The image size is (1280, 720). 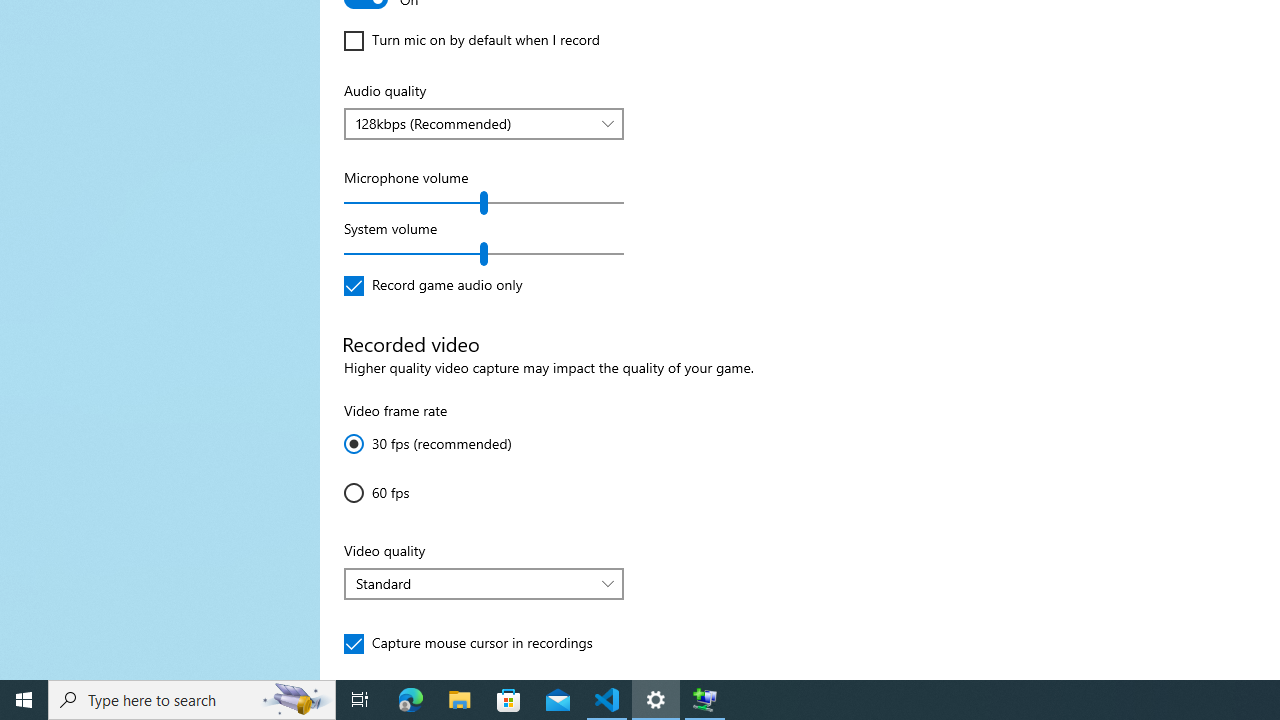 What do you see at coordinates (432, 285) in the screenshot?
I see `'Record game audio only'` at bounding box center [432, 285].